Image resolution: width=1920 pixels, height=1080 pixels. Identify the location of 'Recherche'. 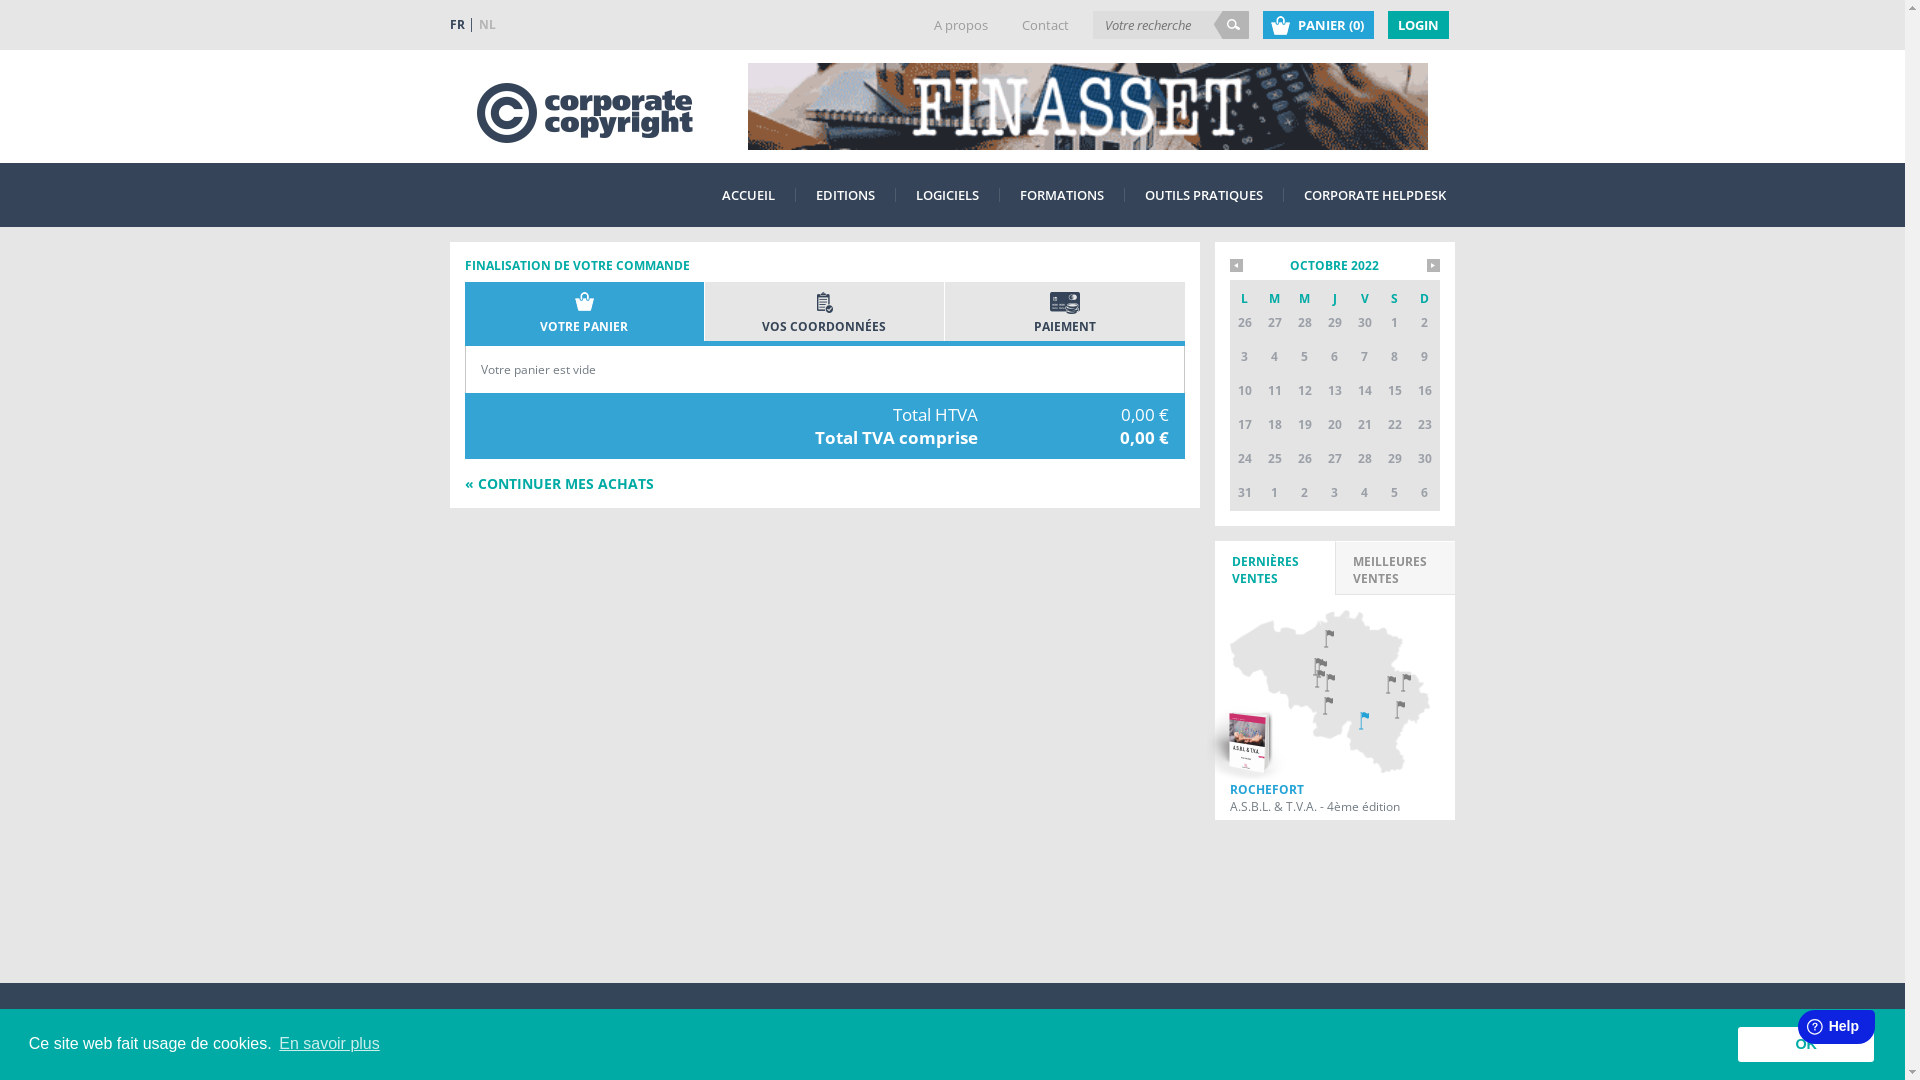
(1230, 24).